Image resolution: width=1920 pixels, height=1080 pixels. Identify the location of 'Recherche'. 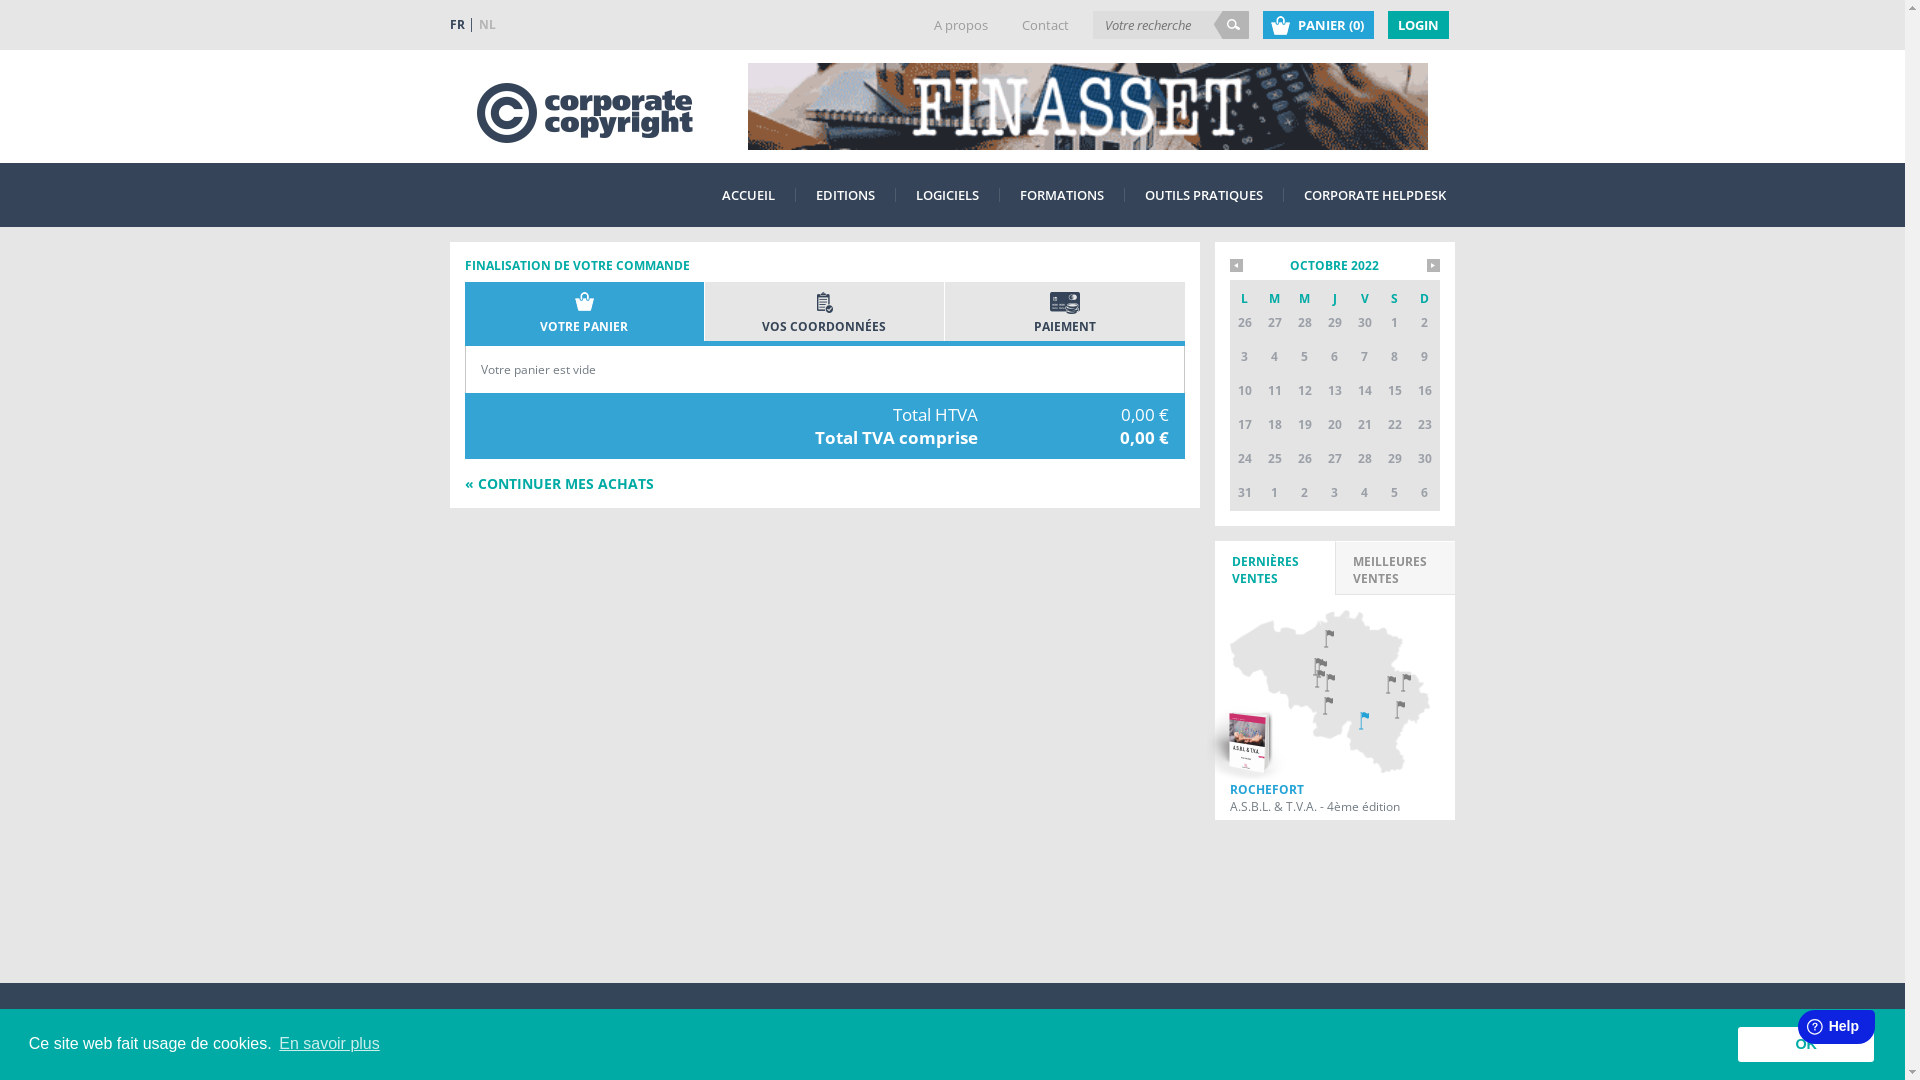
(1230, 24).